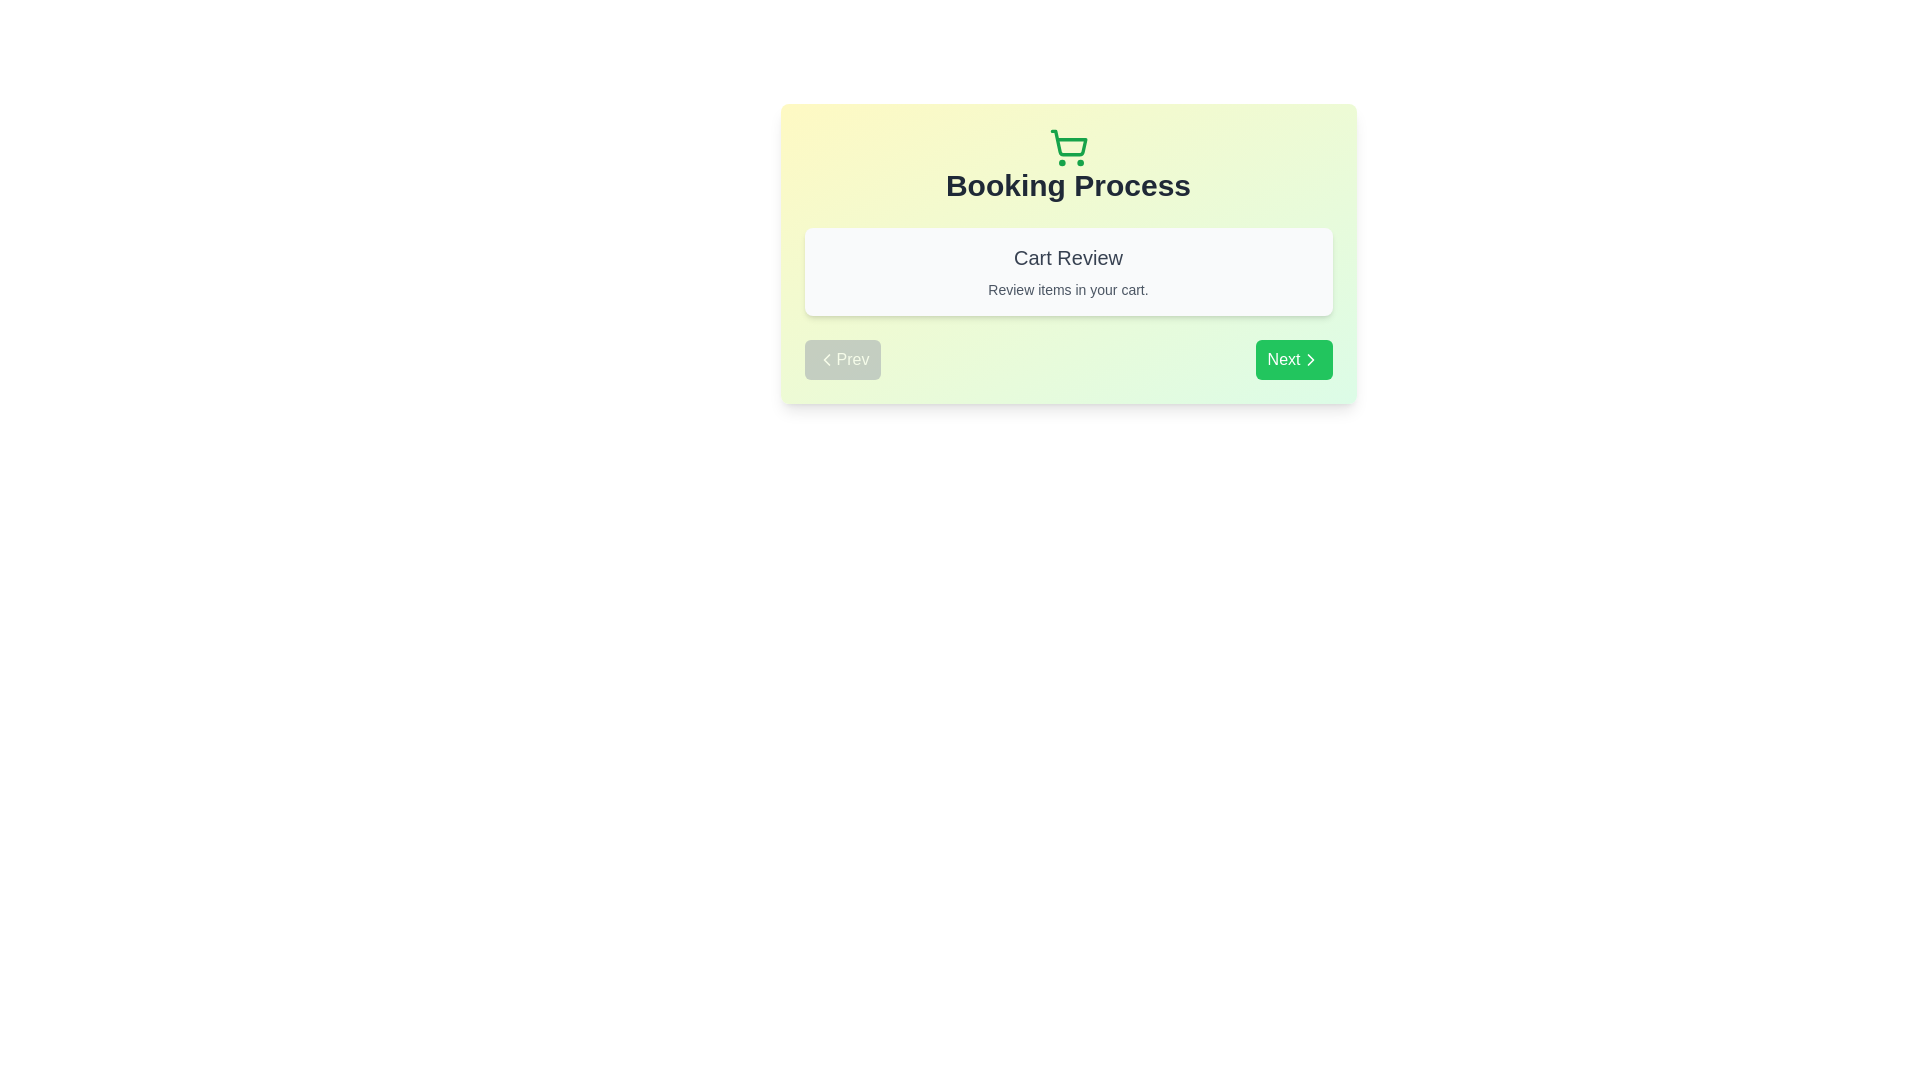 Image resolution: width=1920 pixels, height=1080 pixels. Describe the element at coordinates (826, 358) in the screenshot. I see `the left arrow icon that represents the backward navigation functionality of the 'Prev' button located in the lower left side of the interface` at that location.